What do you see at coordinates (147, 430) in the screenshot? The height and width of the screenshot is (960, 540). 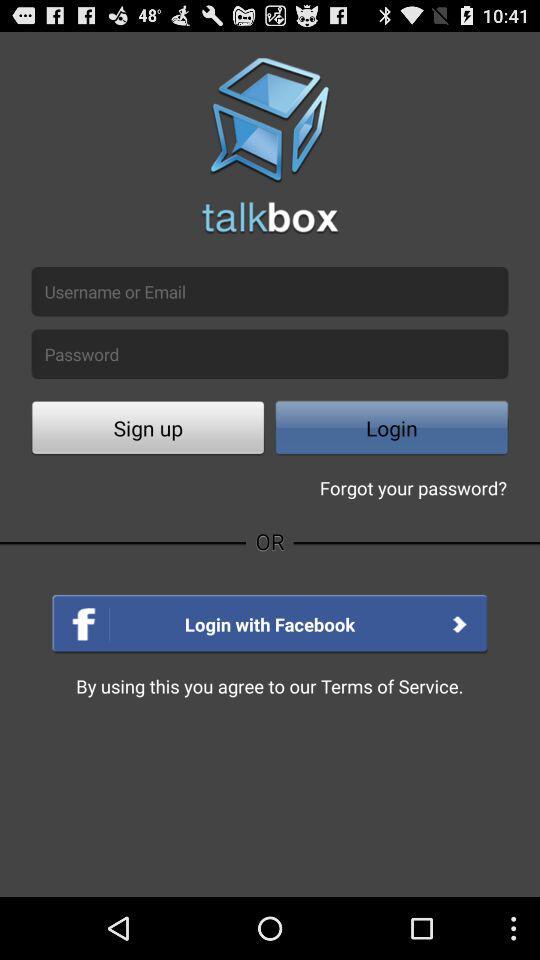 I see `the item above or item` at bounding box center [147, 430].